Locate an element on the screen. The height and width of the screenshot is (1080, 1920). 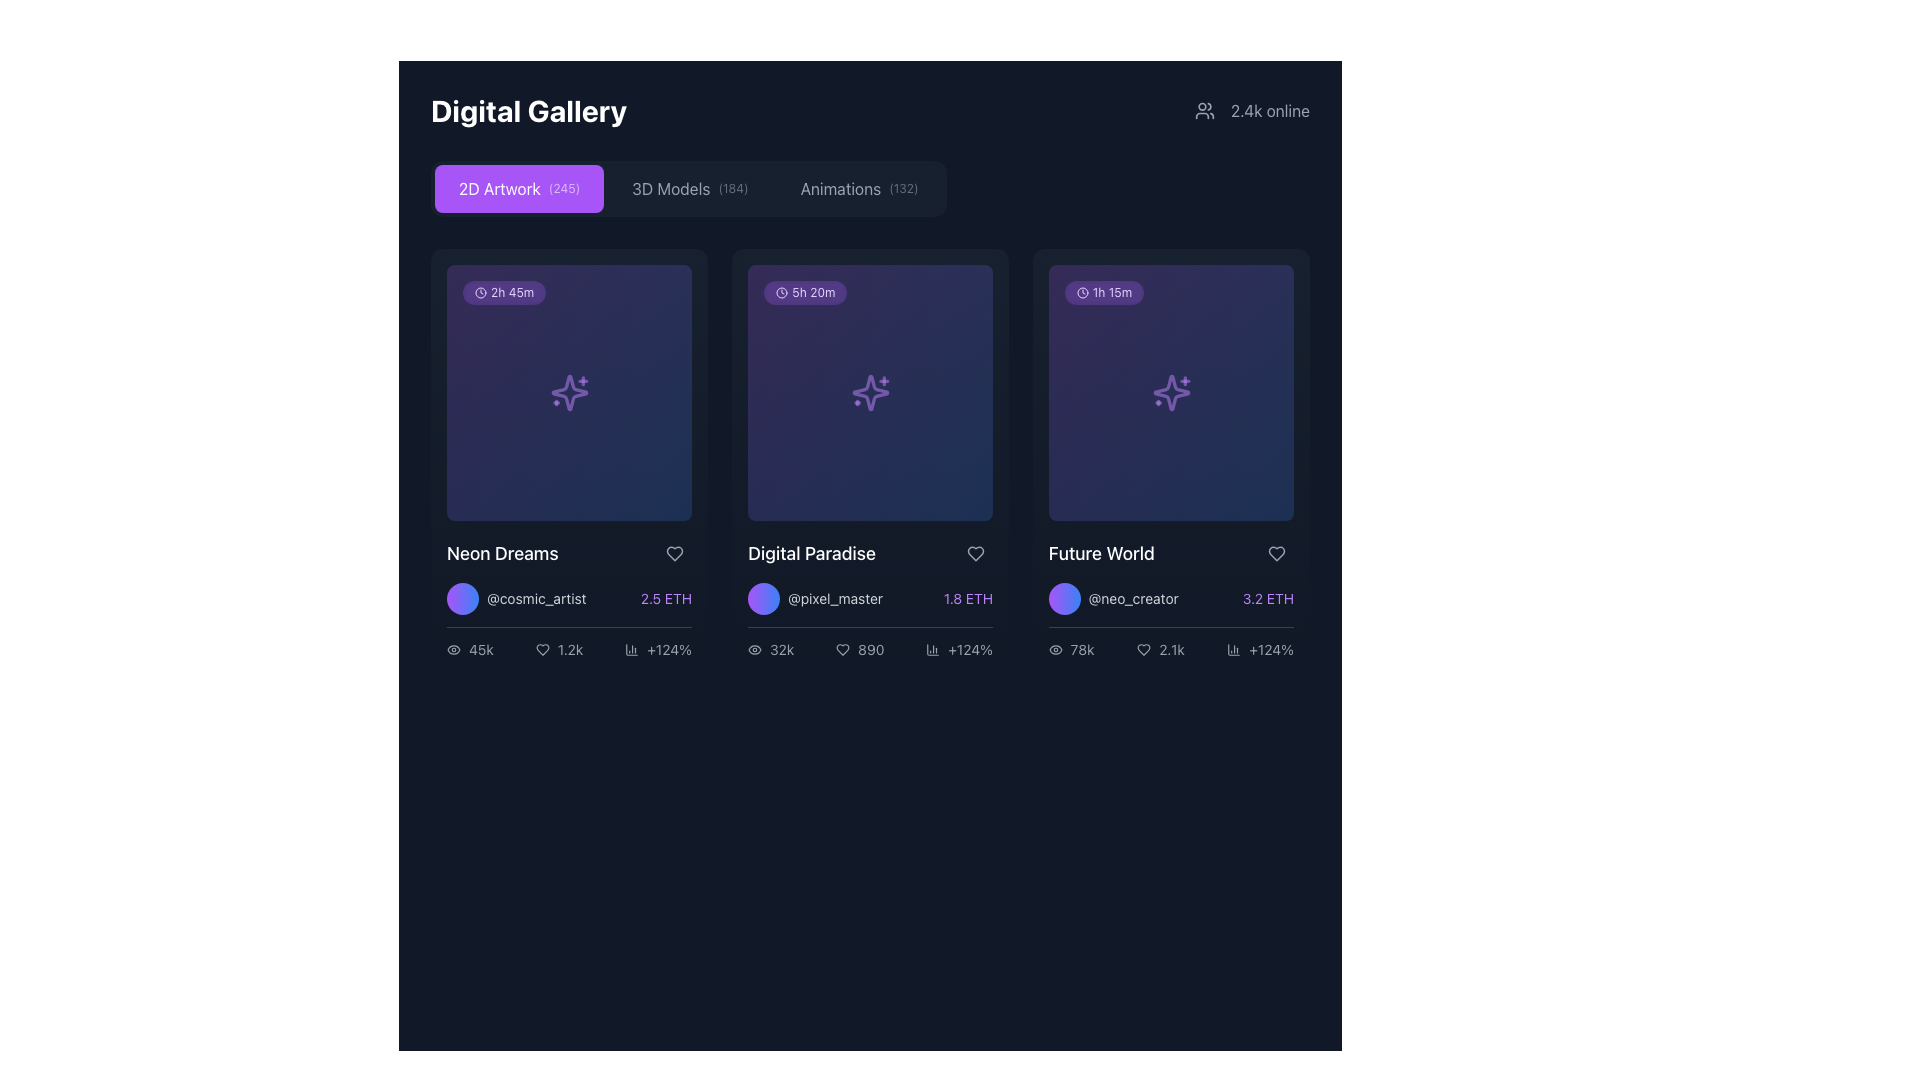
the heart-shaped icon button for keyboard interaction is located at coordinates (1275, 554).